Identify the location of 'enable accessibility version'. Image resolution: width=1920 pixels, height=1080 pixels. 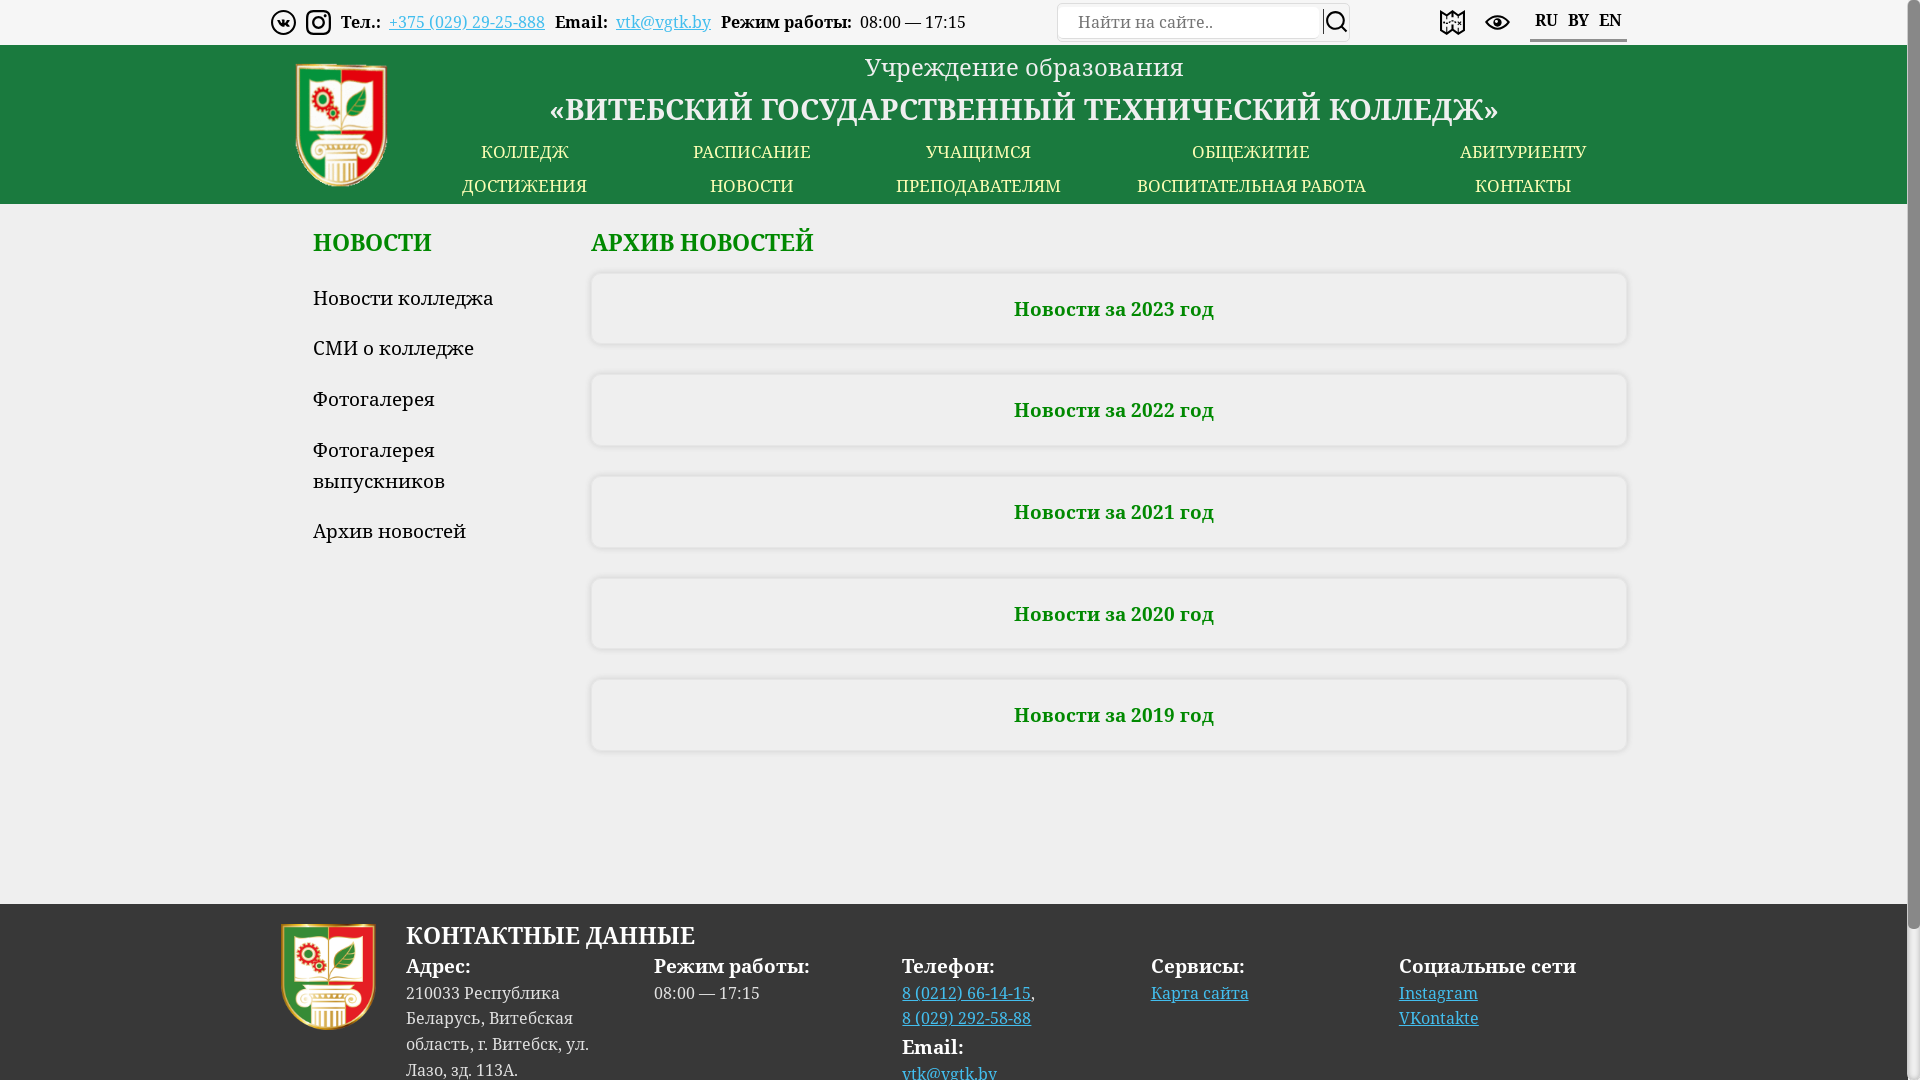
(1497, 22).